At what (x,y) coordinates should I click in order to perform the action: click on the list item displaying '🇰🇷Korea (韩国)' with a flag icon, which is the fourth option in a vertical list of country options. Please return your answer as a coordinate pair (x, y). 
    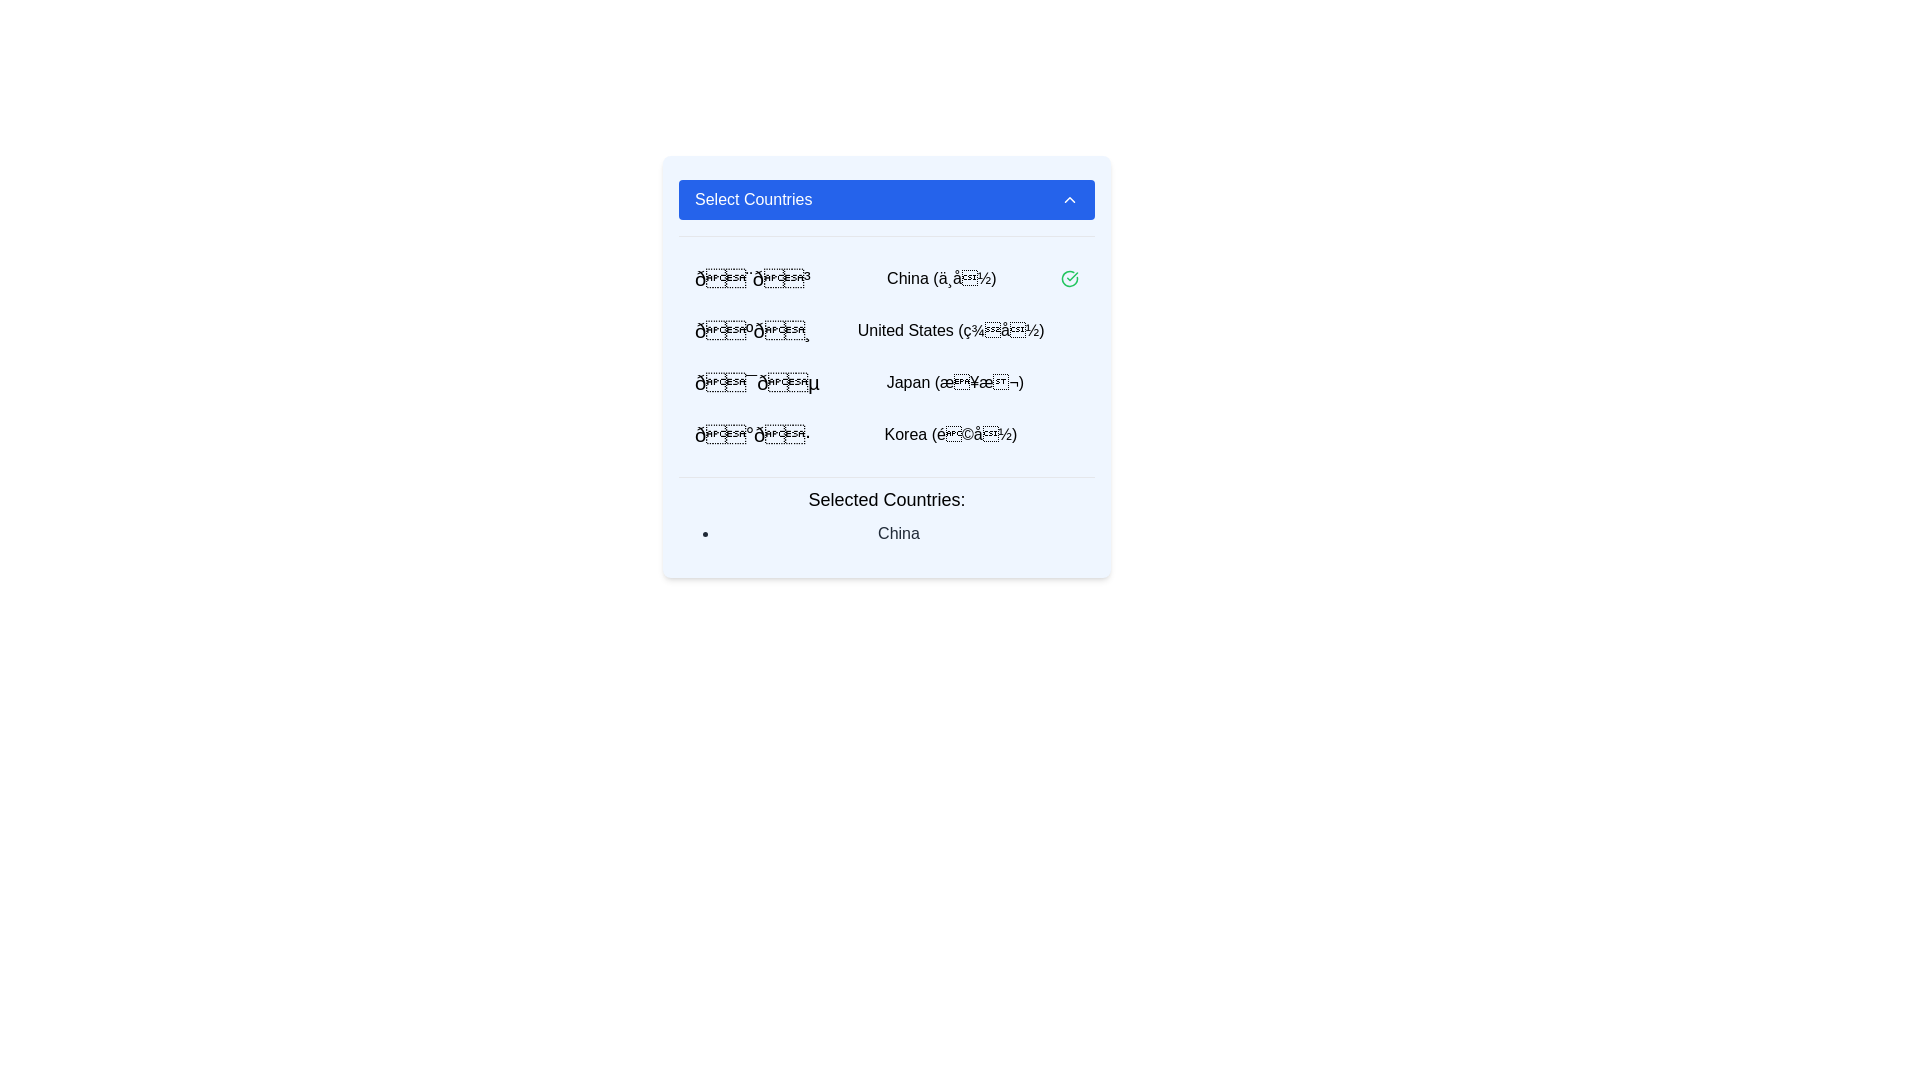
    Looking at the image, I should click on (886, 434).